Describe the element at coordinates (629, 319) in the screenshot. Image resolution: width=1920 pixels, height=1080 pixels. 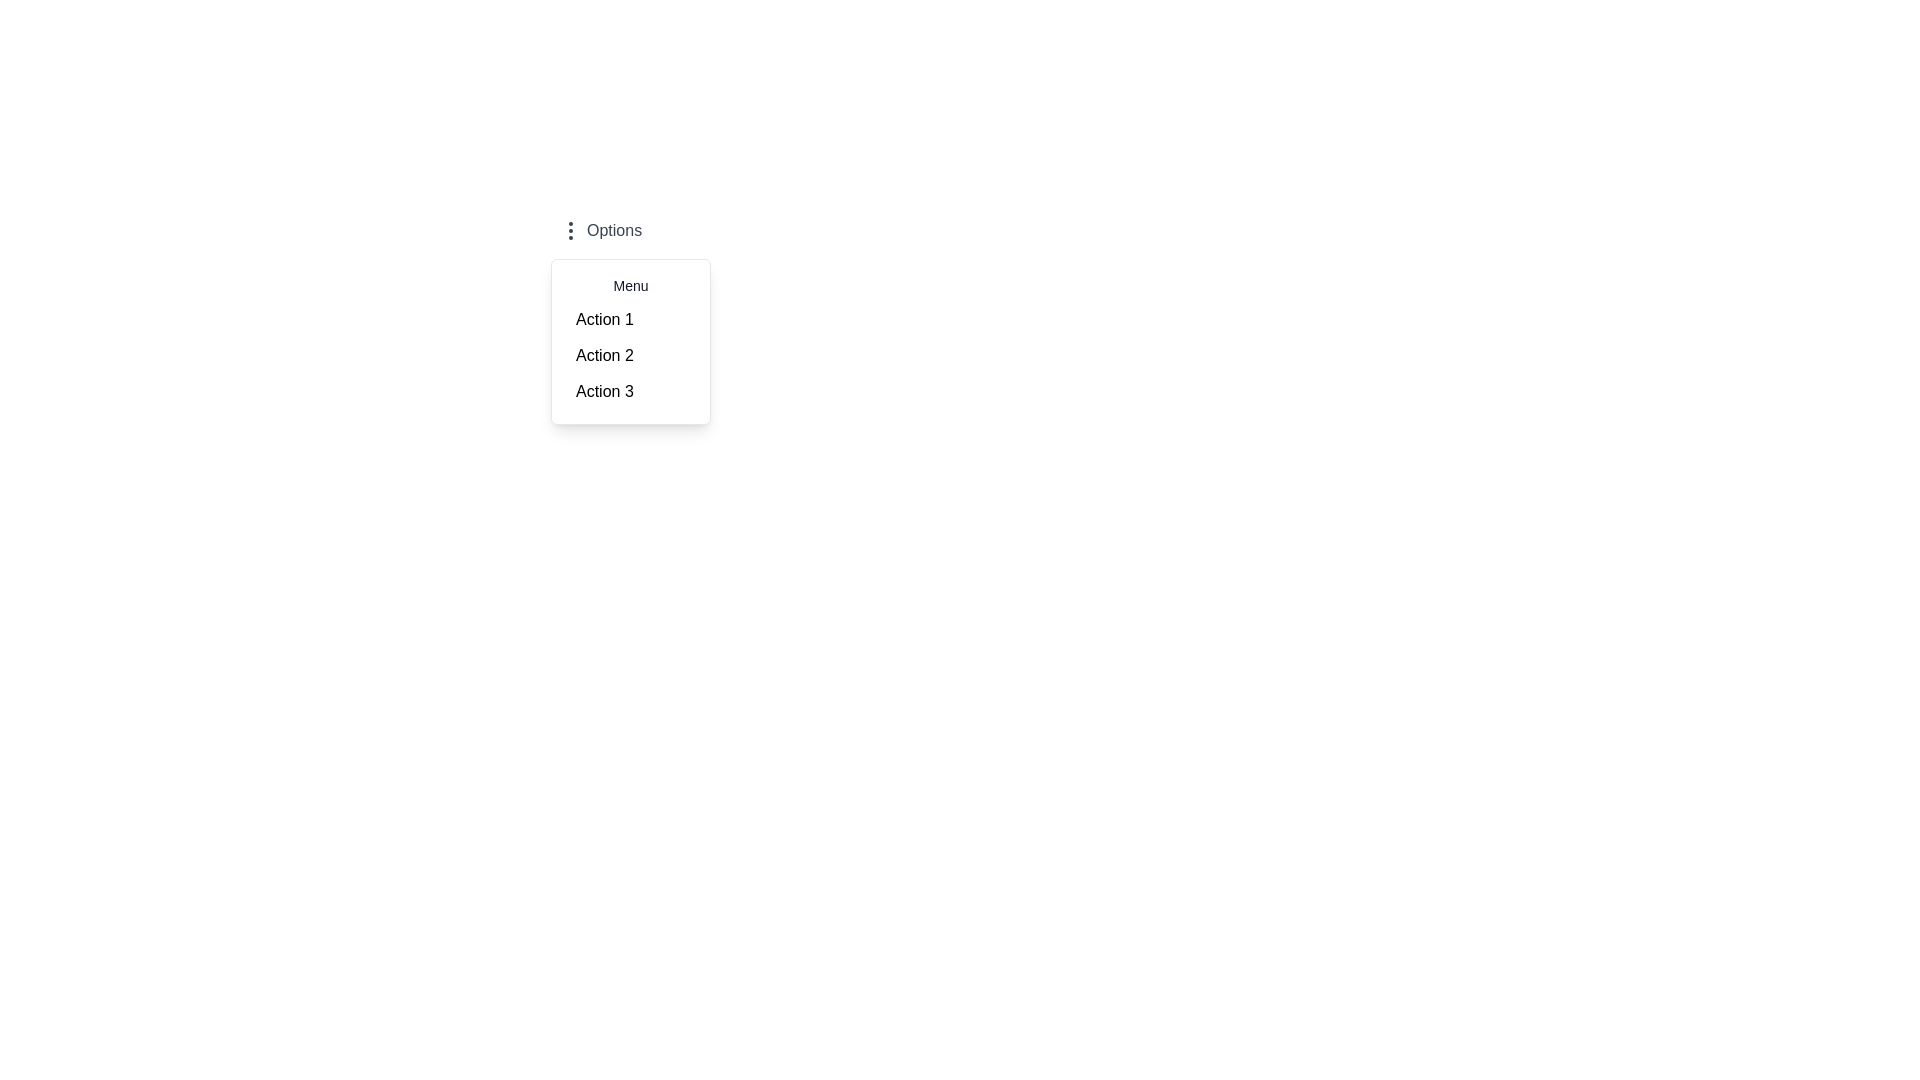
I see `the 'Action 1' button located at the top of the menu dropdown` at that location.